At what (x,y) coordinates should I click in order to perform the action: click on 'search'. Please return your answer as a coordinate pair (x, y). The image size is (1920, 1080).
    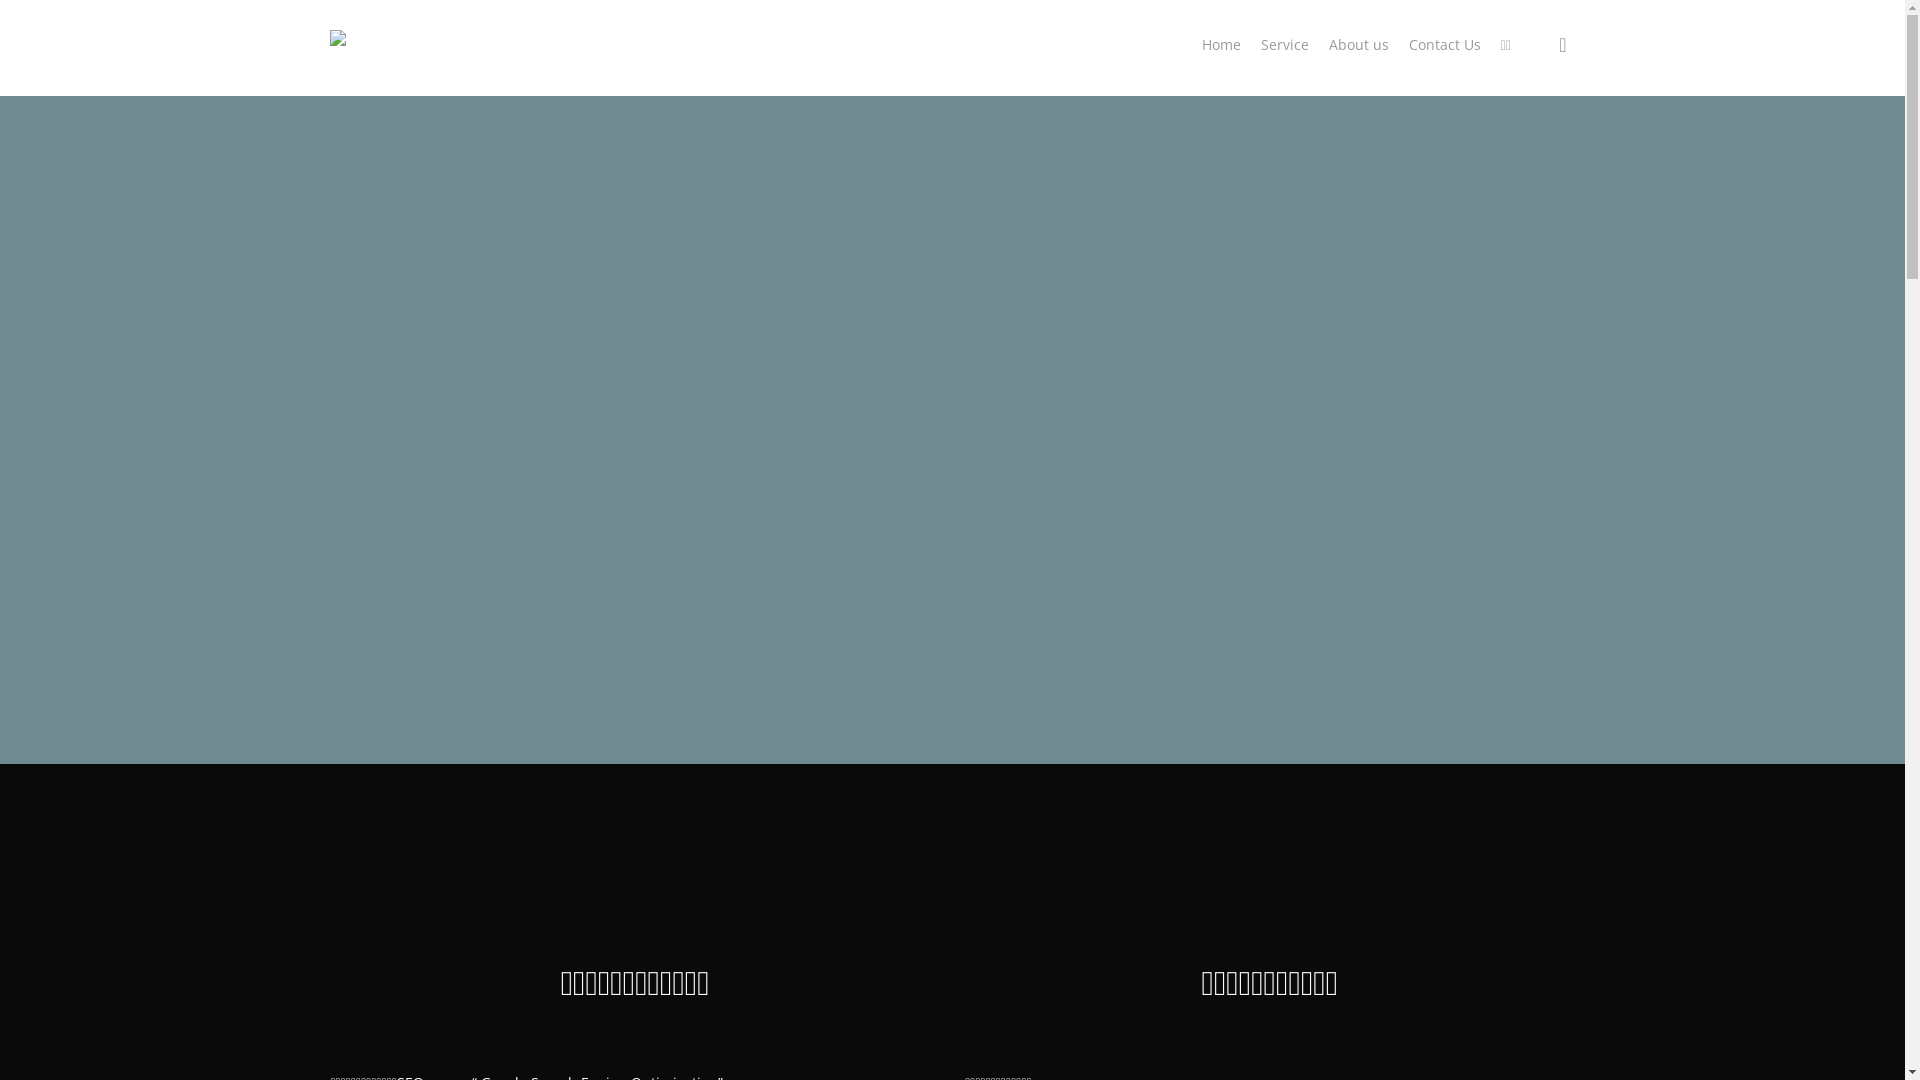
    Looking at the image, I should click on (1562, 44).